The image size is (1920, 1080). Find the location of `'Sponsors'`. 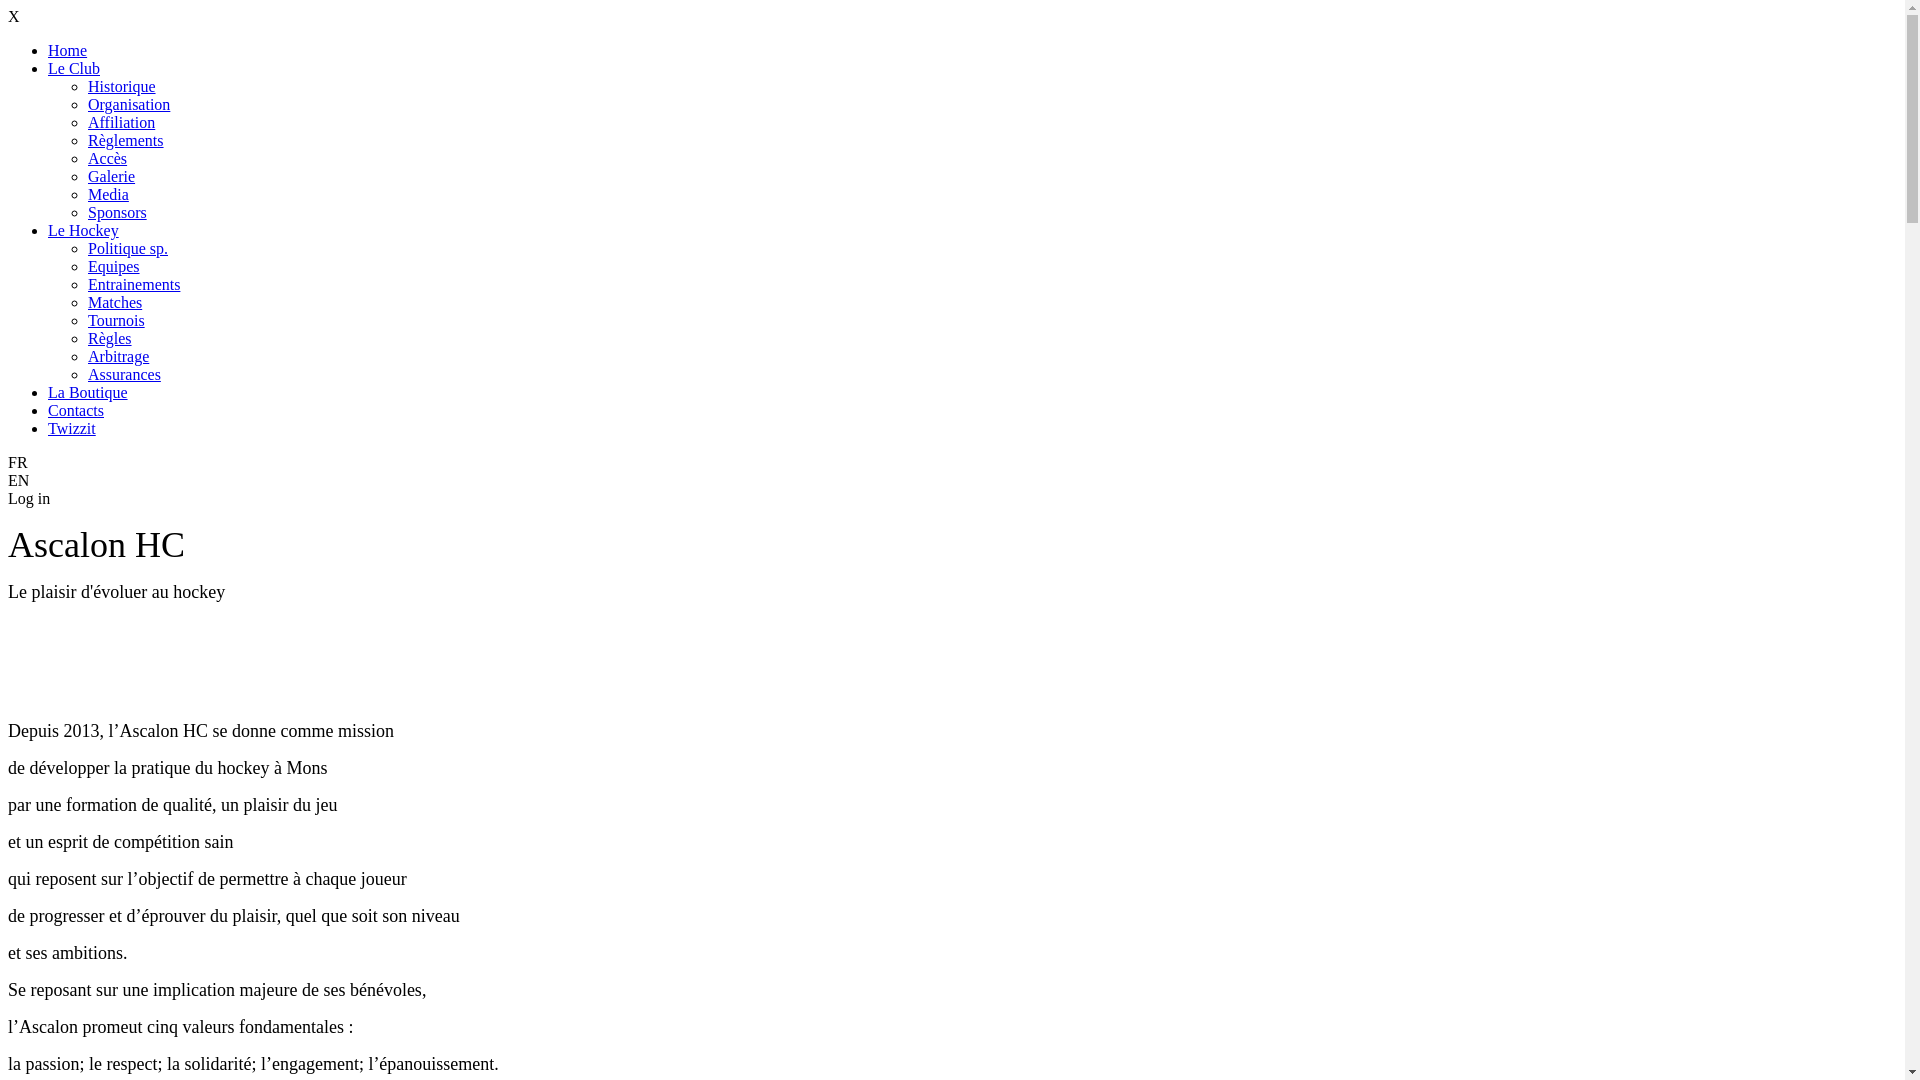

'Sponsors' is located at coordinates (86, 212).